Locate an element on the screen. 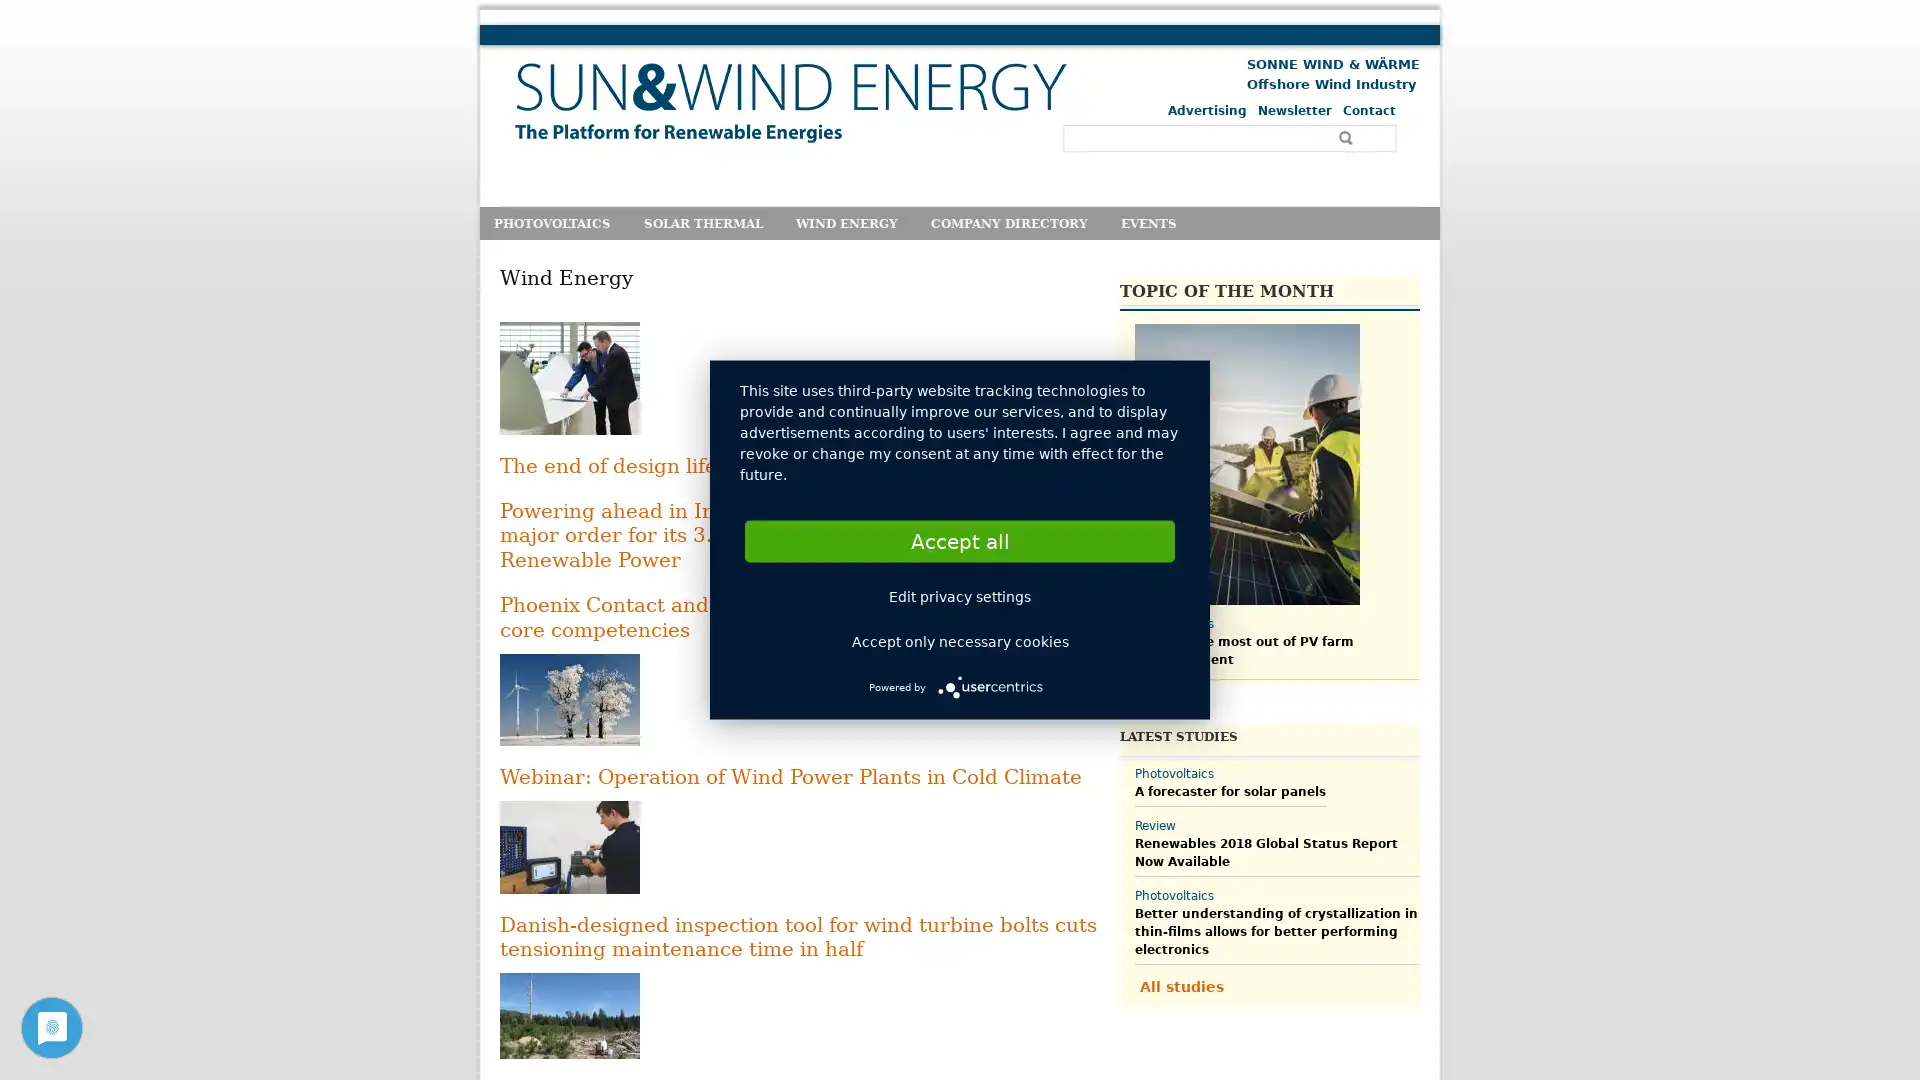 The image size is (1920, 1080). Accept is located at coordinates (960, 540).